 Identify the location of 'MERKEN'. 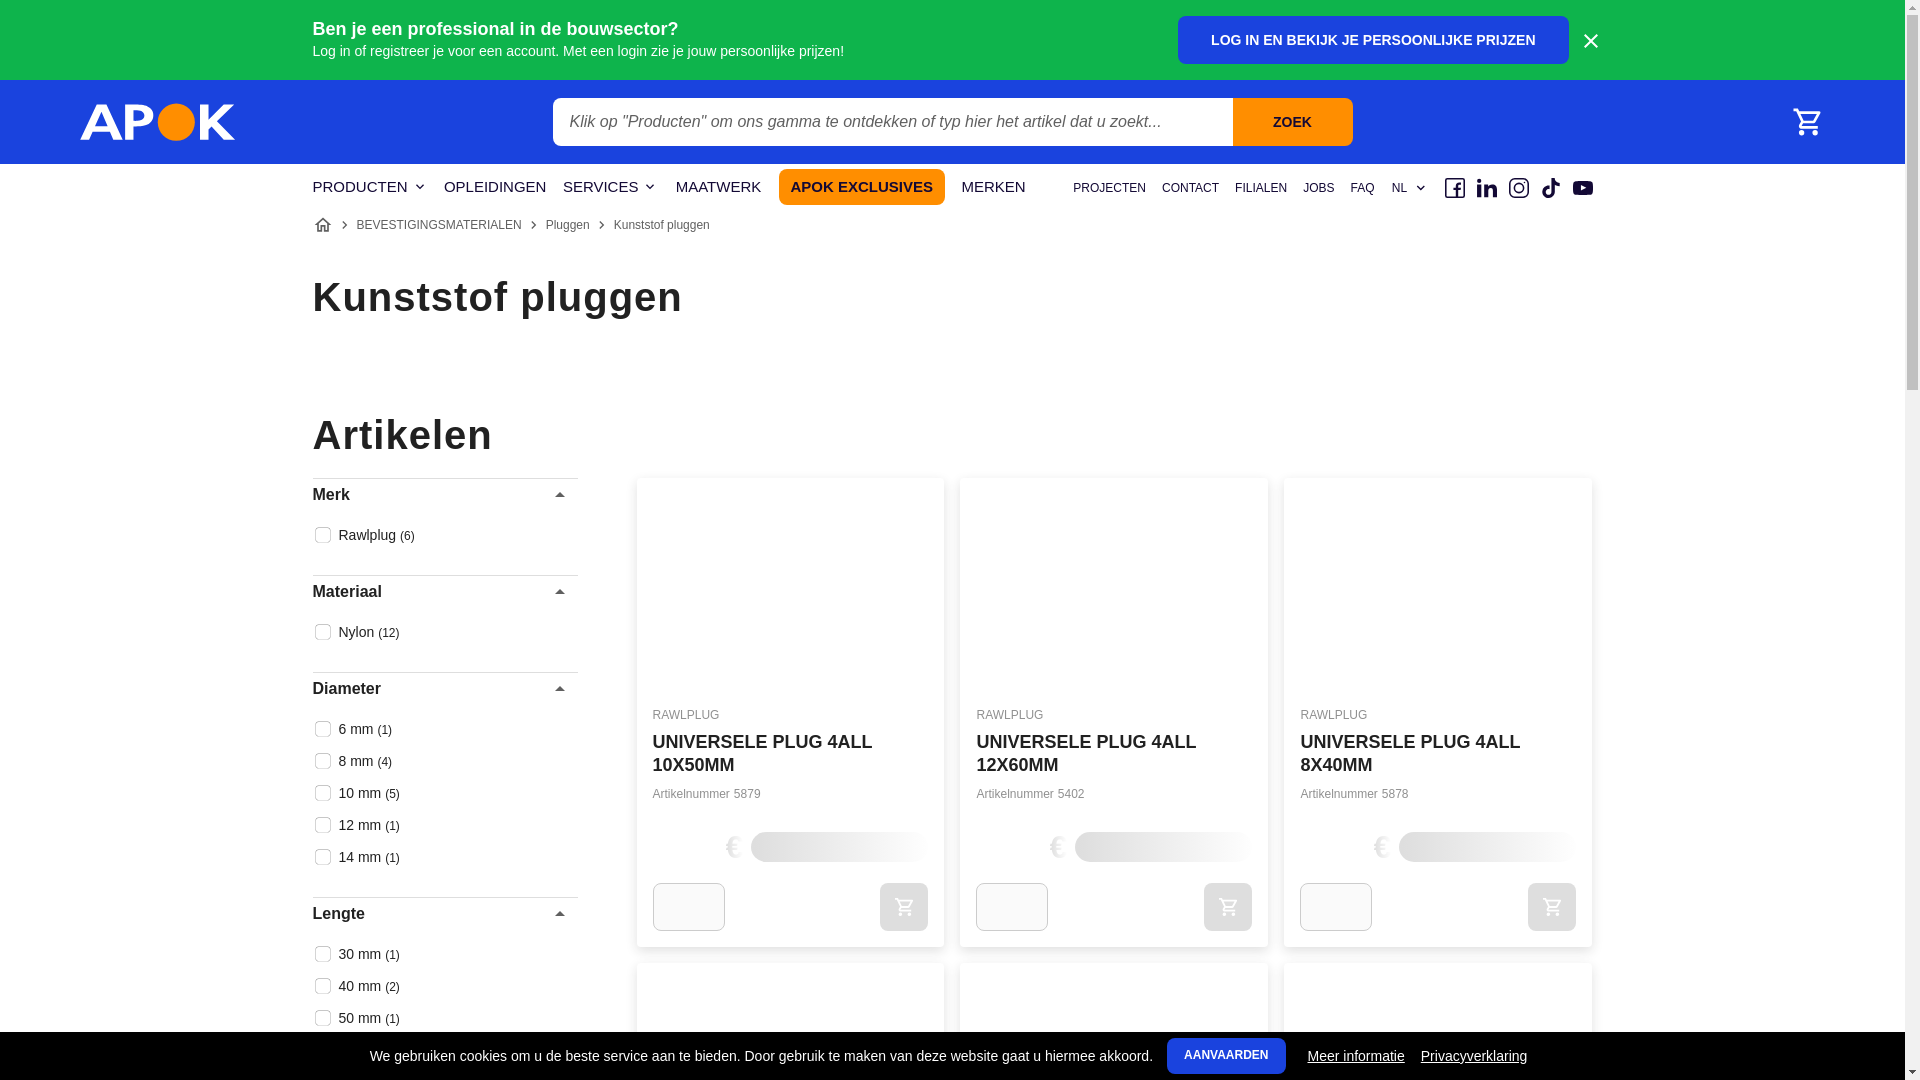
(993, 187).